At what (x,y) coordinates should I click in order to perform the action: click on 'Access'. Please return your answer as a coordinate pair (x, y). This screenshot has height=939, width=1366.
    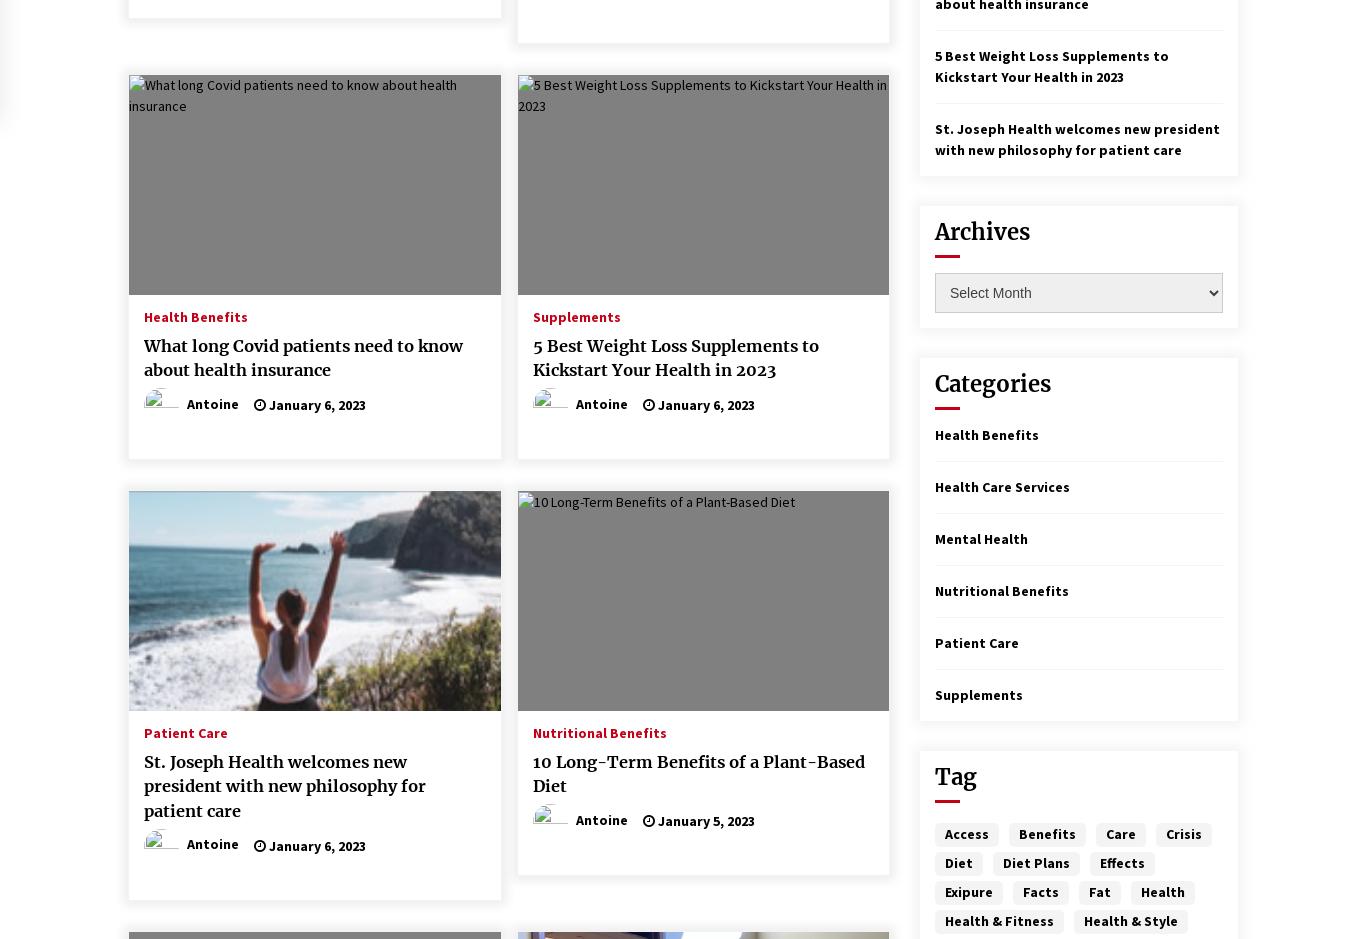
    Looking at the image, I should click on (966, 833).